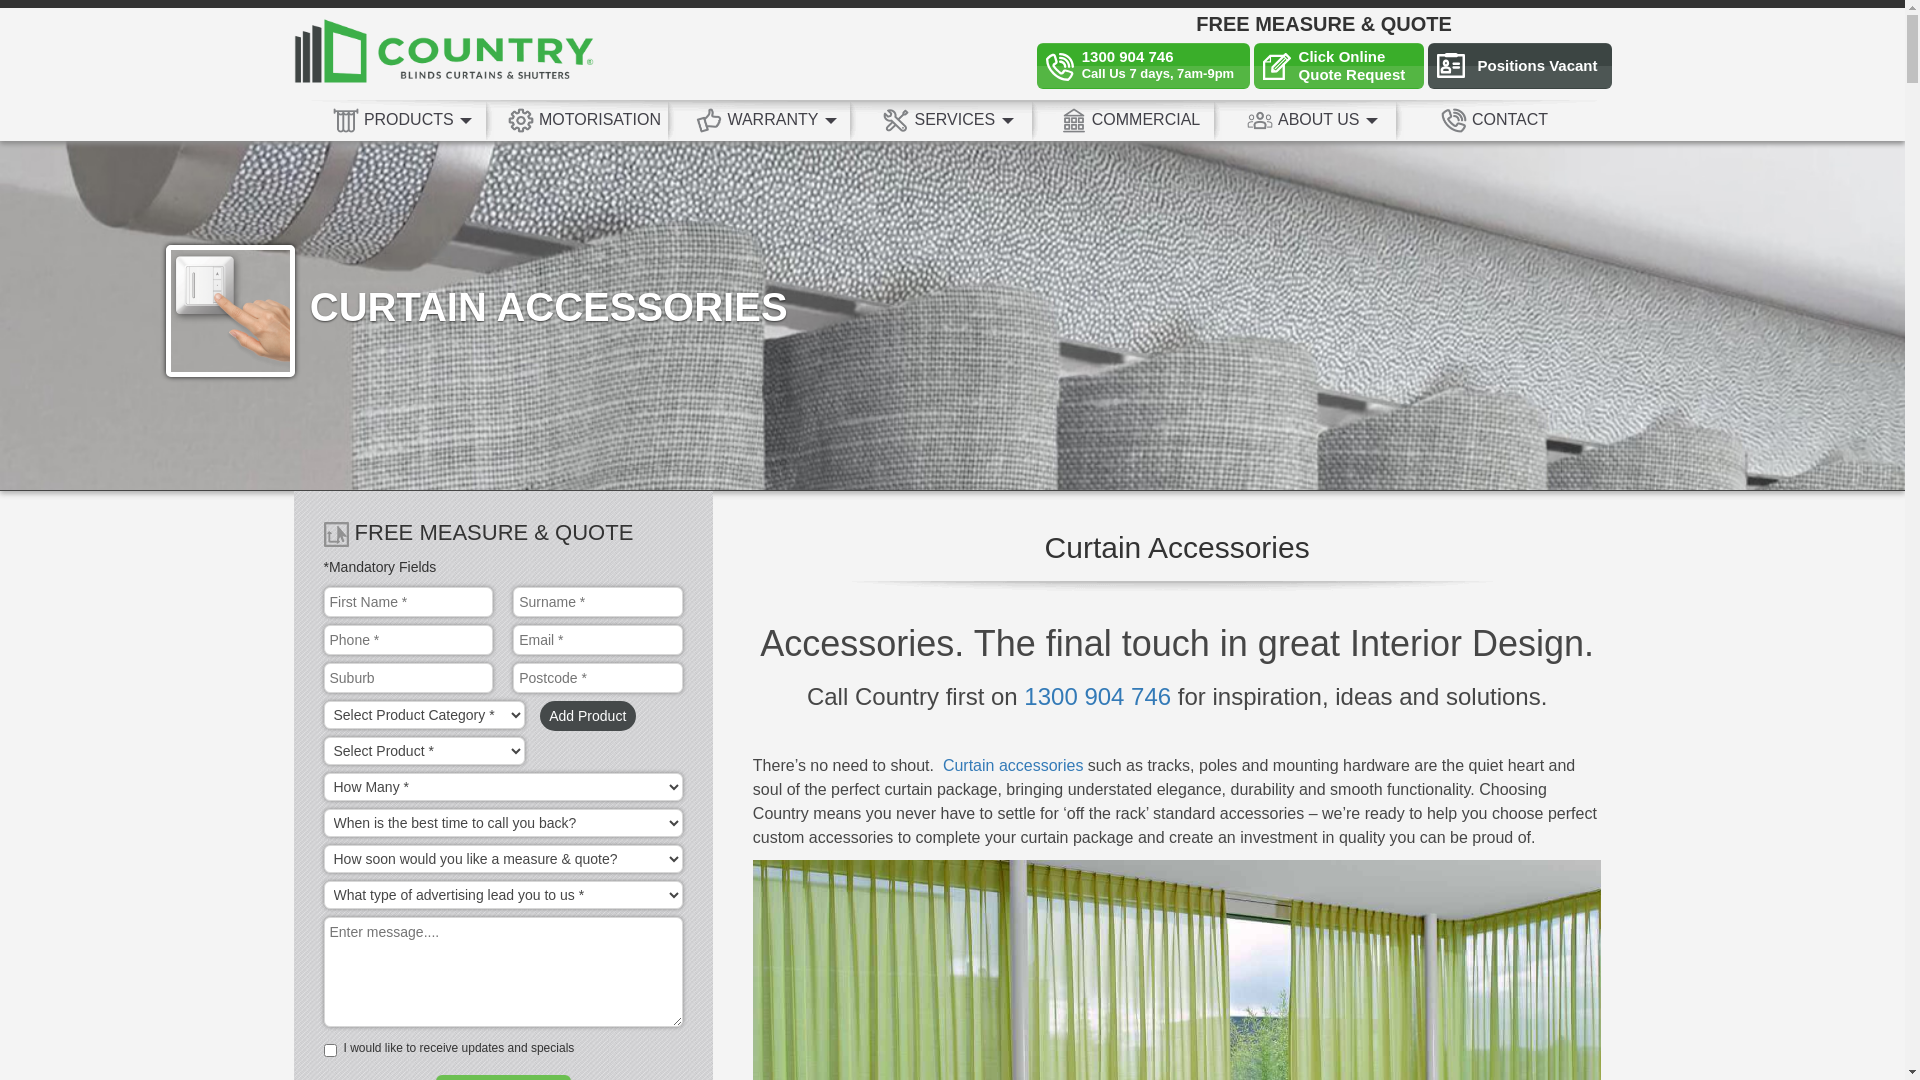 Image resolution: width=1920 pixels, height=1080 pixels. What do you see at coordinates (1096, 695) in the screenshot?
I see `'1300 904 746'` at bounding box center [1096, 695].